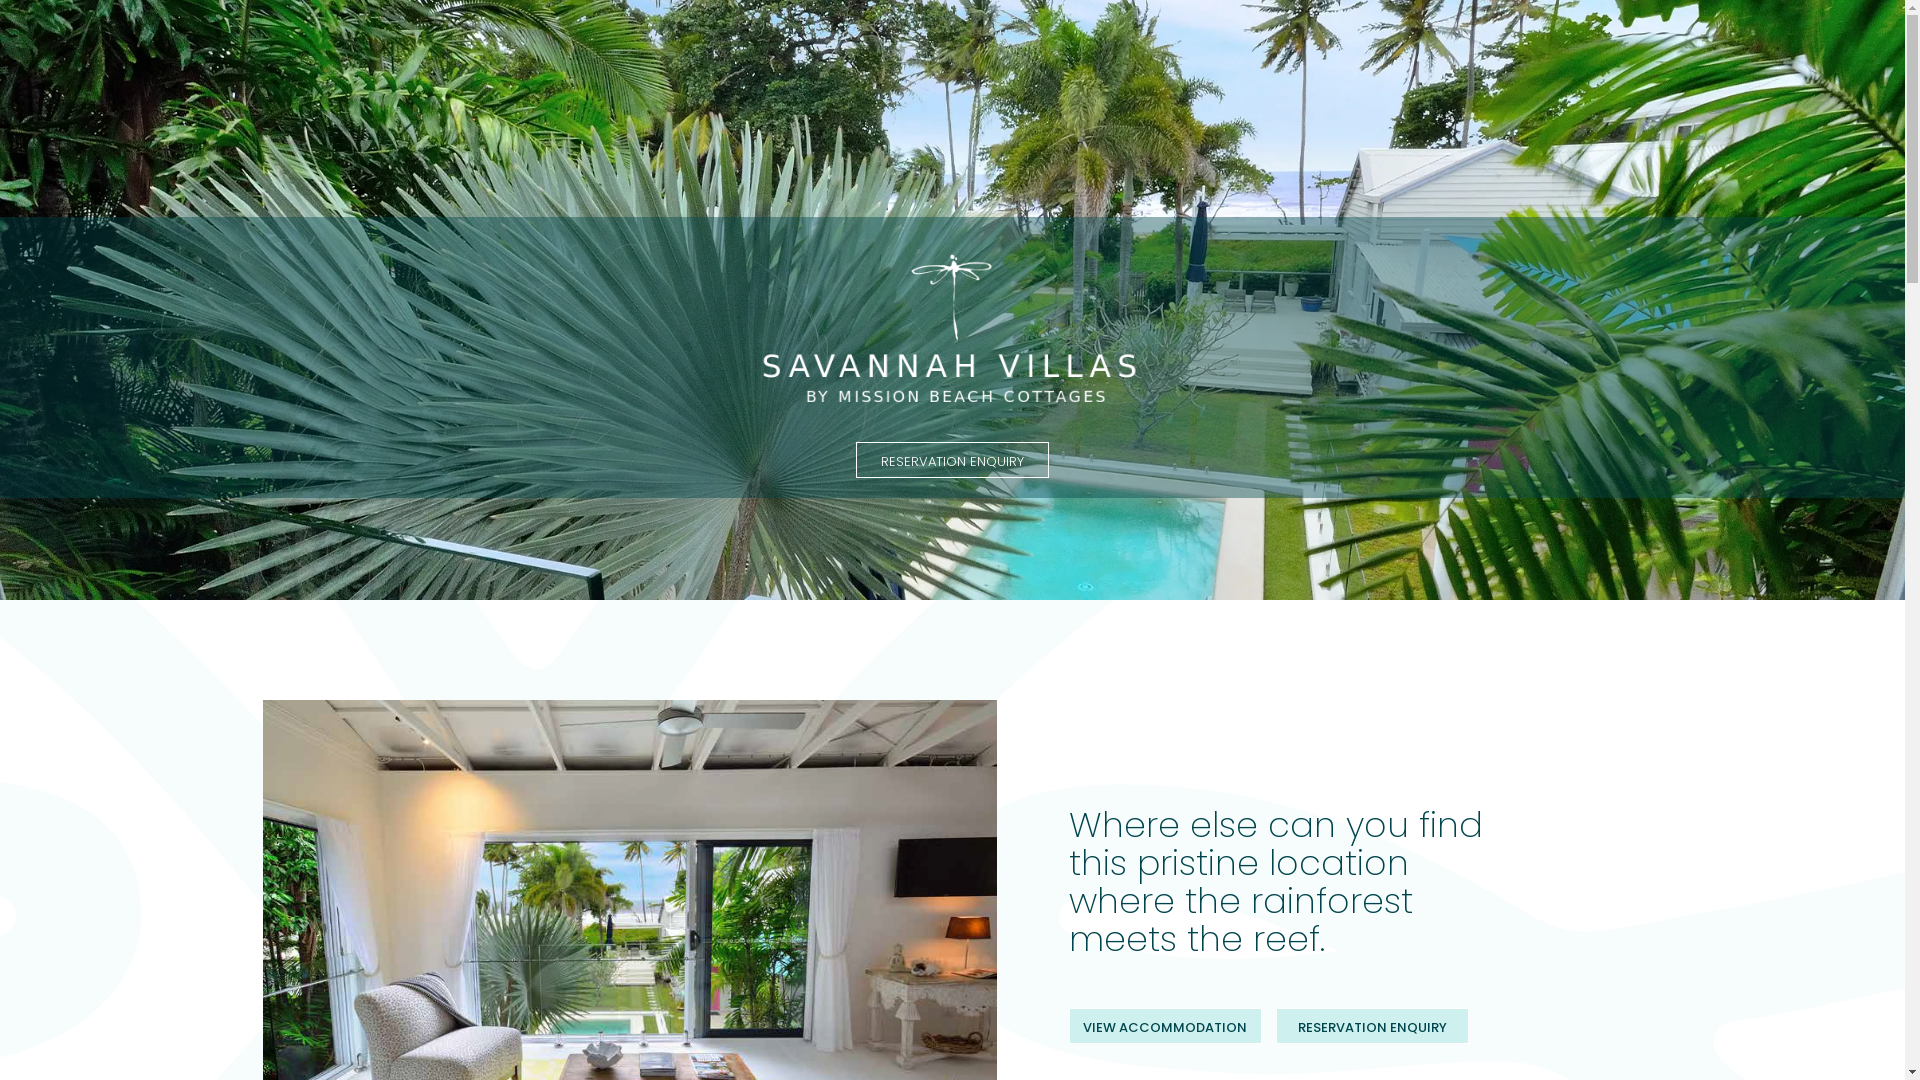 The height and width of the screenshot is (1080, 1920). I want to click on 'RESERVATION ENQUIRY', so click(1371, 1026).